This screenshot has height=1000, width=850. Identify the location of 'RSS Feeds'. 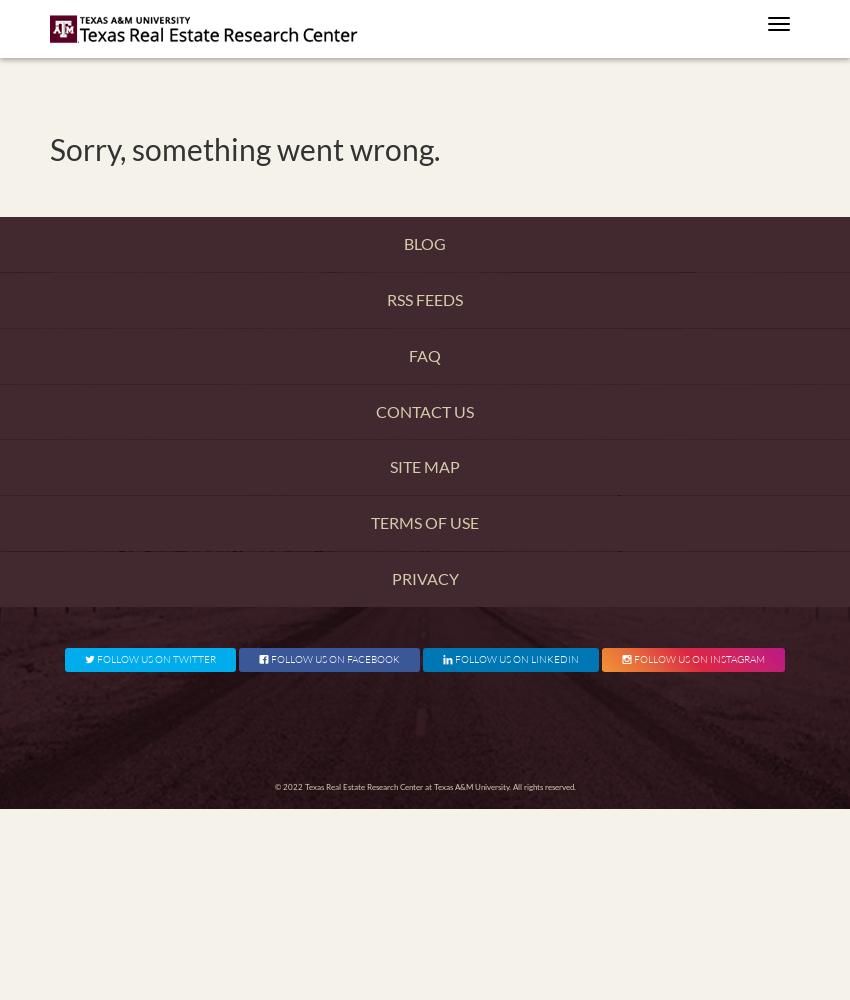
(425, 298).